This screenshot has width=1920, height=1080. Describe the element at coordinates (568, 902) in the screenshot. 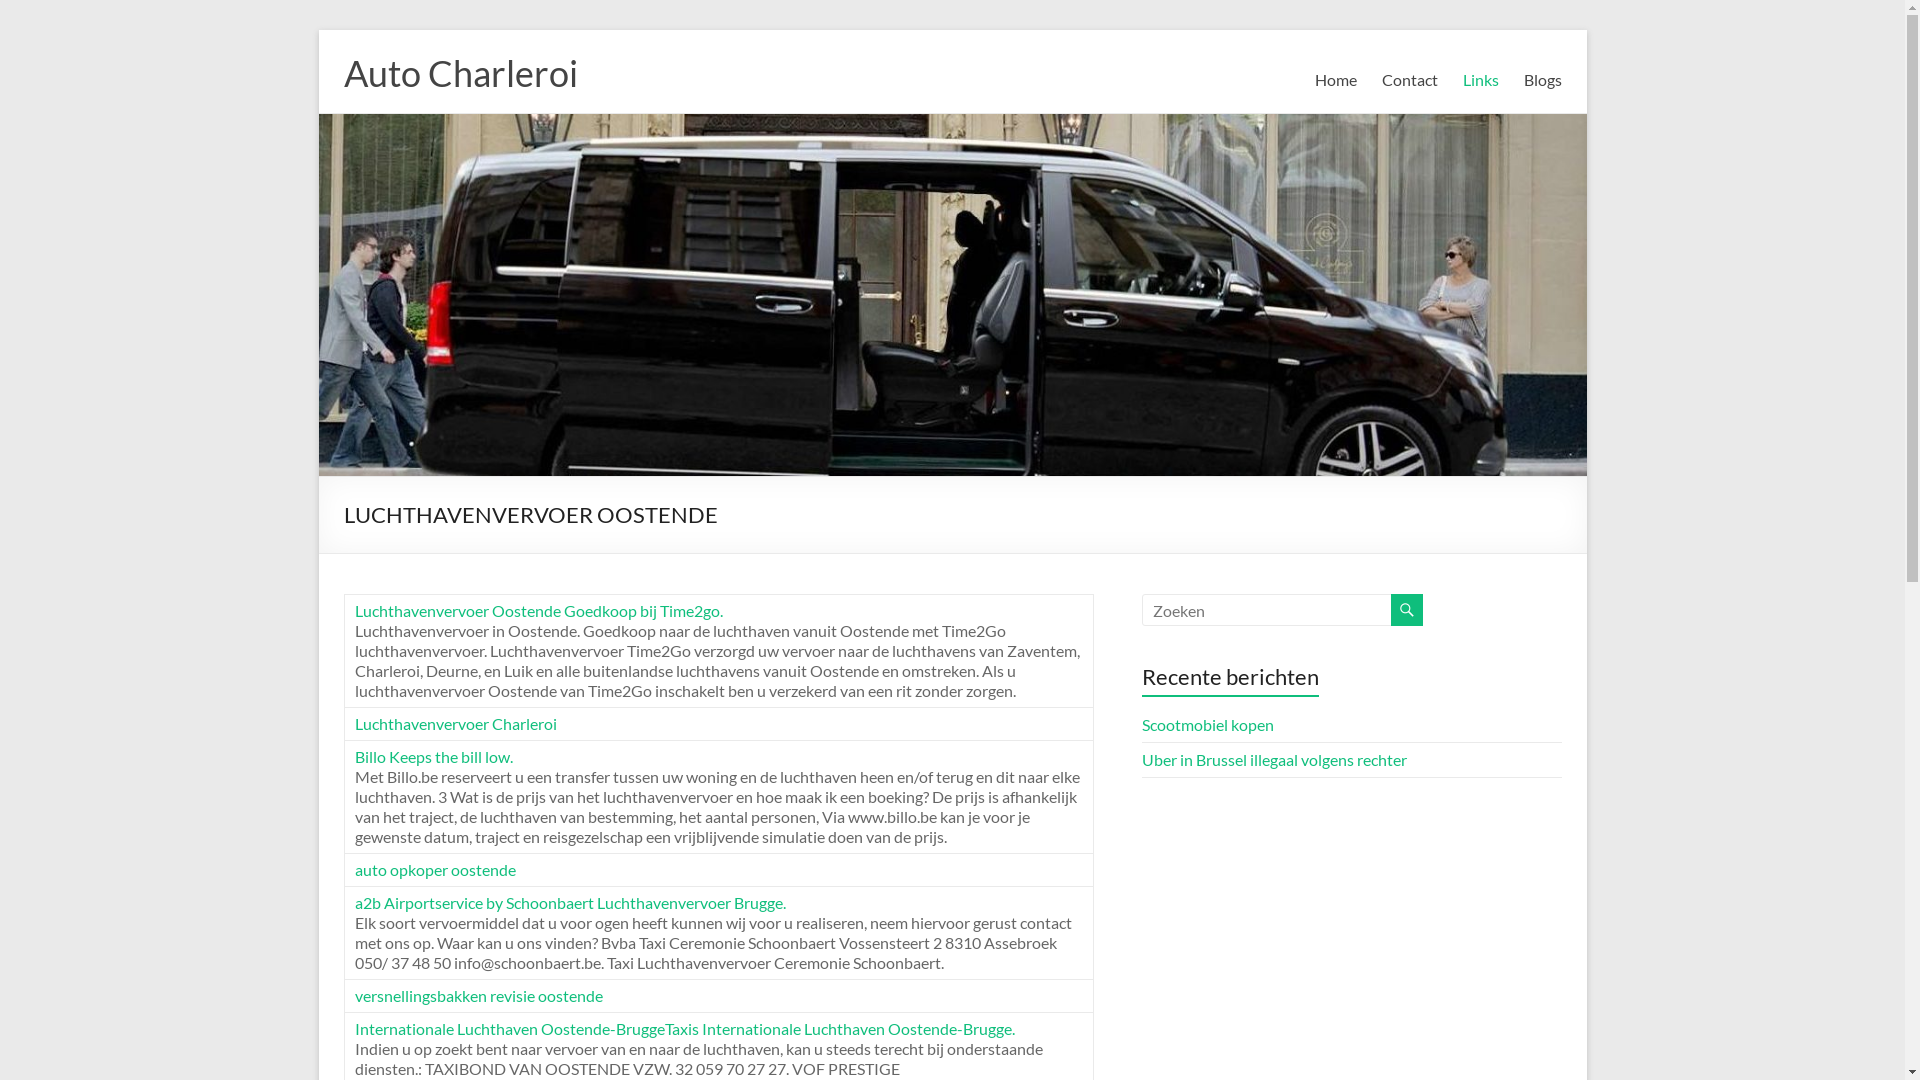

I see `'a2b Airportservice by Schoonbaert Luchthavenvervoer Brugge.'` at that location.